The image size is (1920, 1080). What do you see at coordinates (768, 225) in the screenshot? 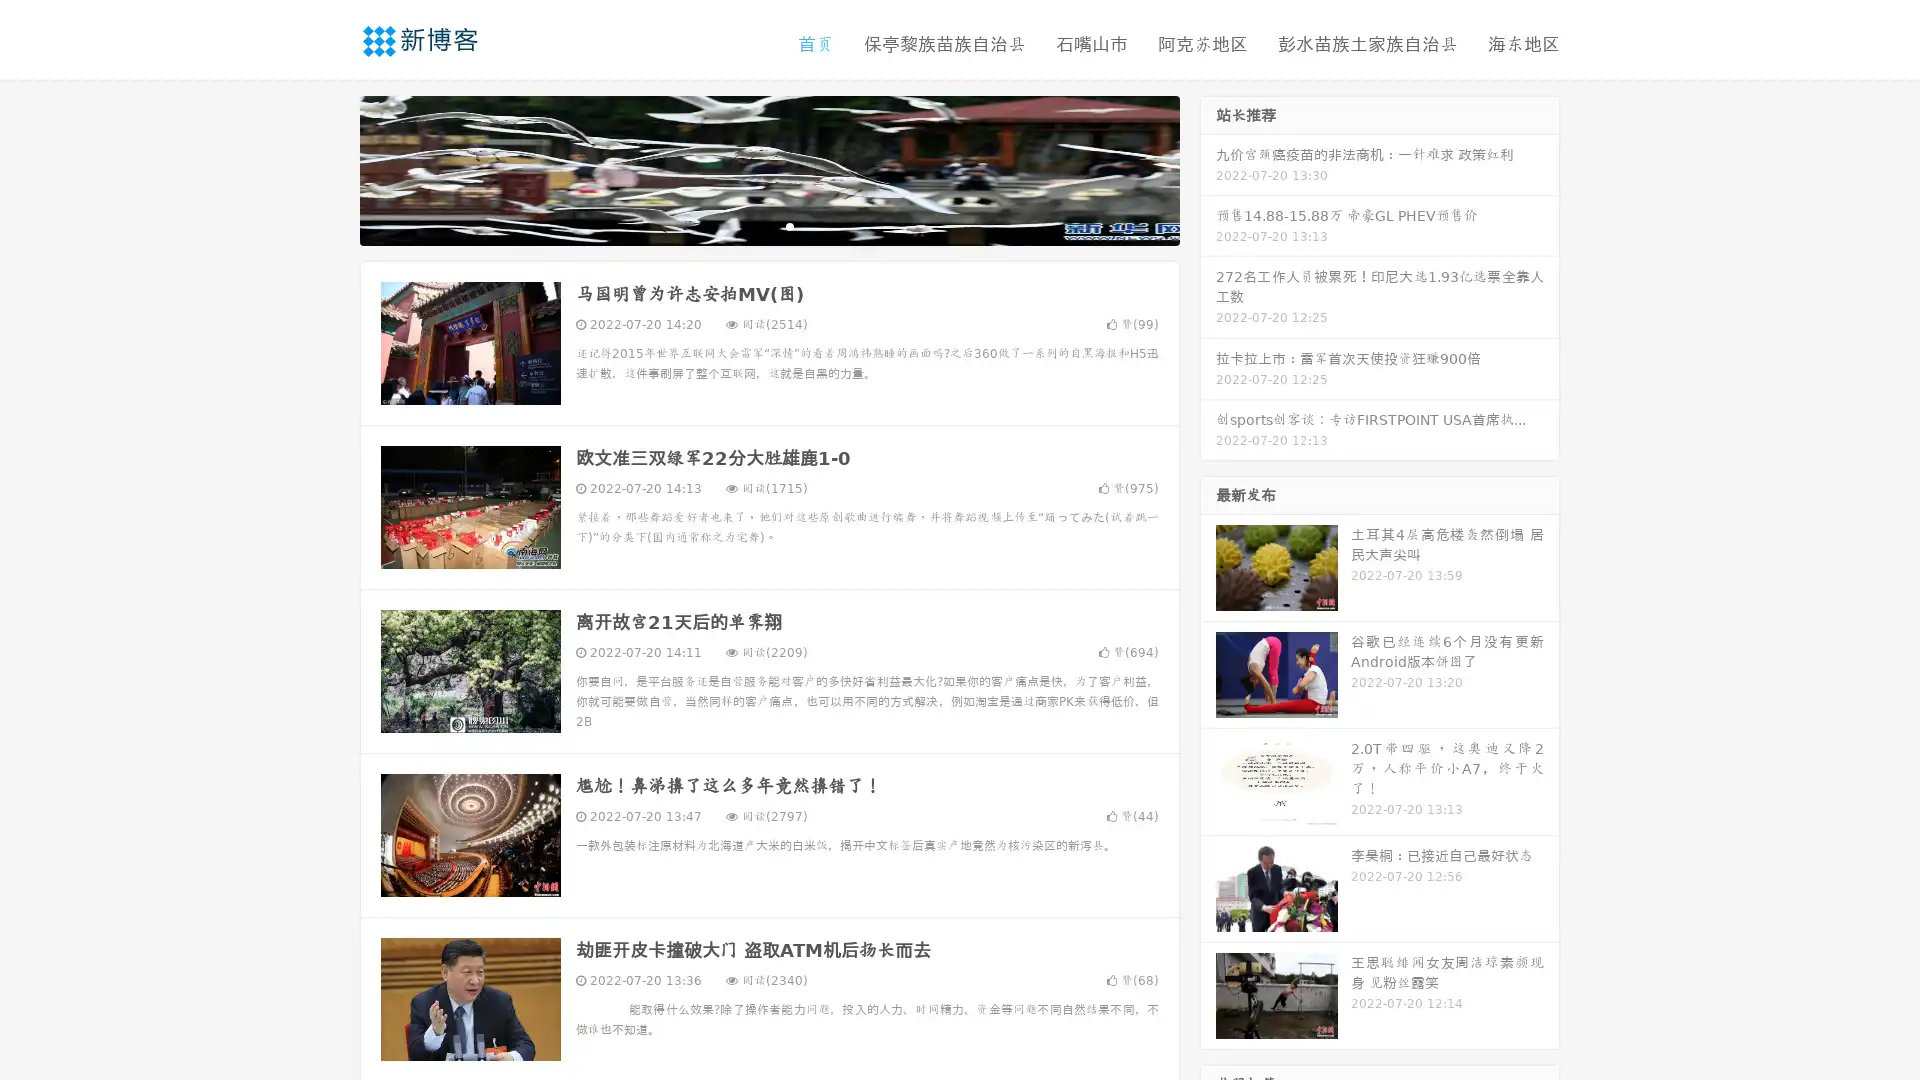
I see `Go to slide 2` at bounding box center [768, 225].